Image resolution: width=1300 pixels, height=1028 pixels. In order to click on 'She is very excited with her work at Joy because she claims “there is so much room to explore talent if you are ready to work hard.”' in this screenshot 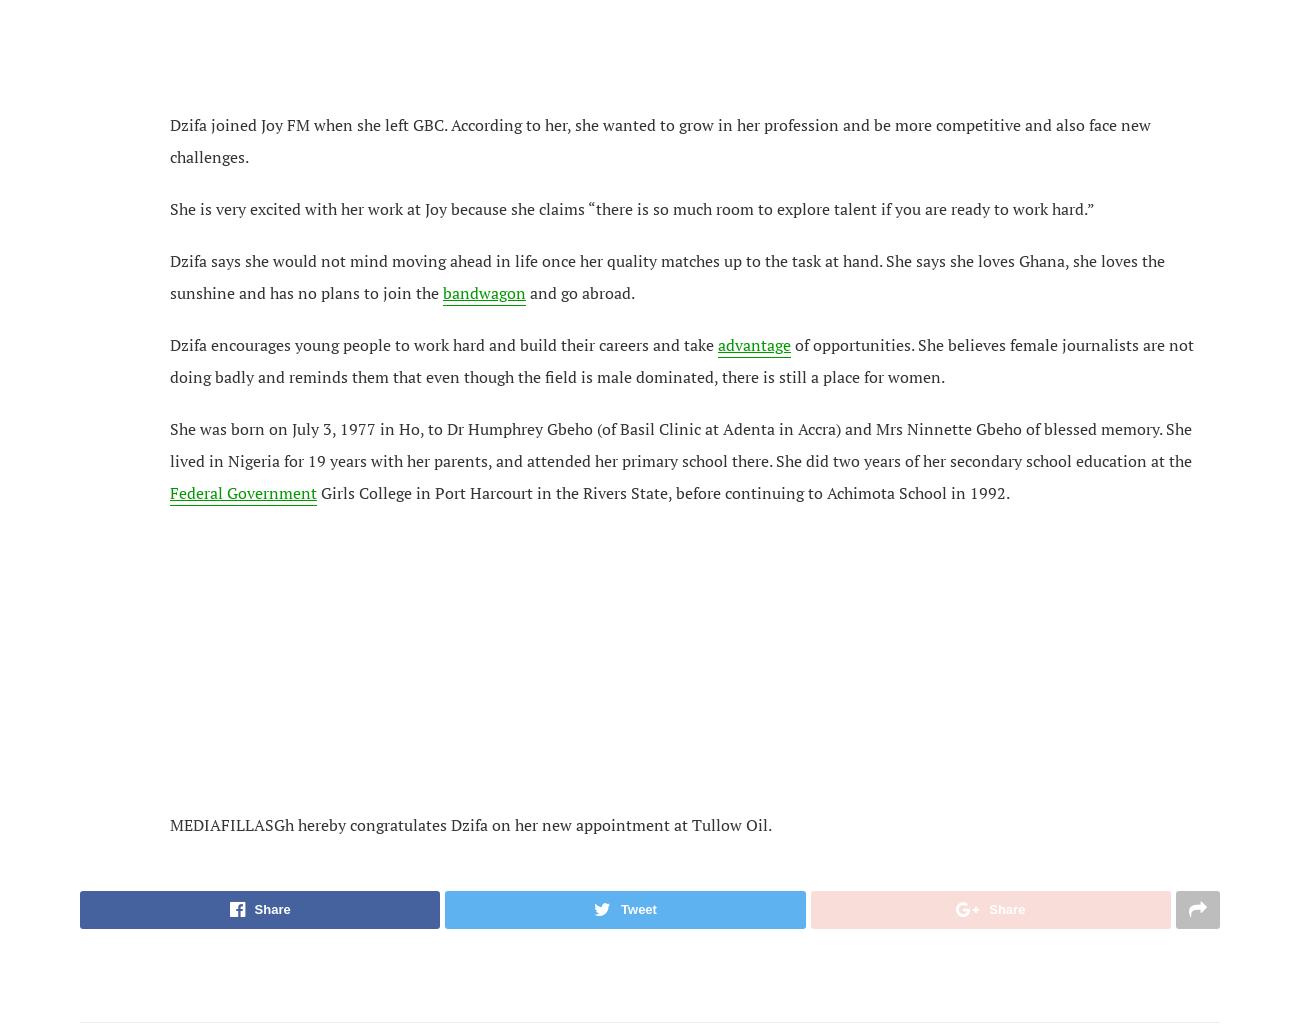, I will do `click(632, 206)`.